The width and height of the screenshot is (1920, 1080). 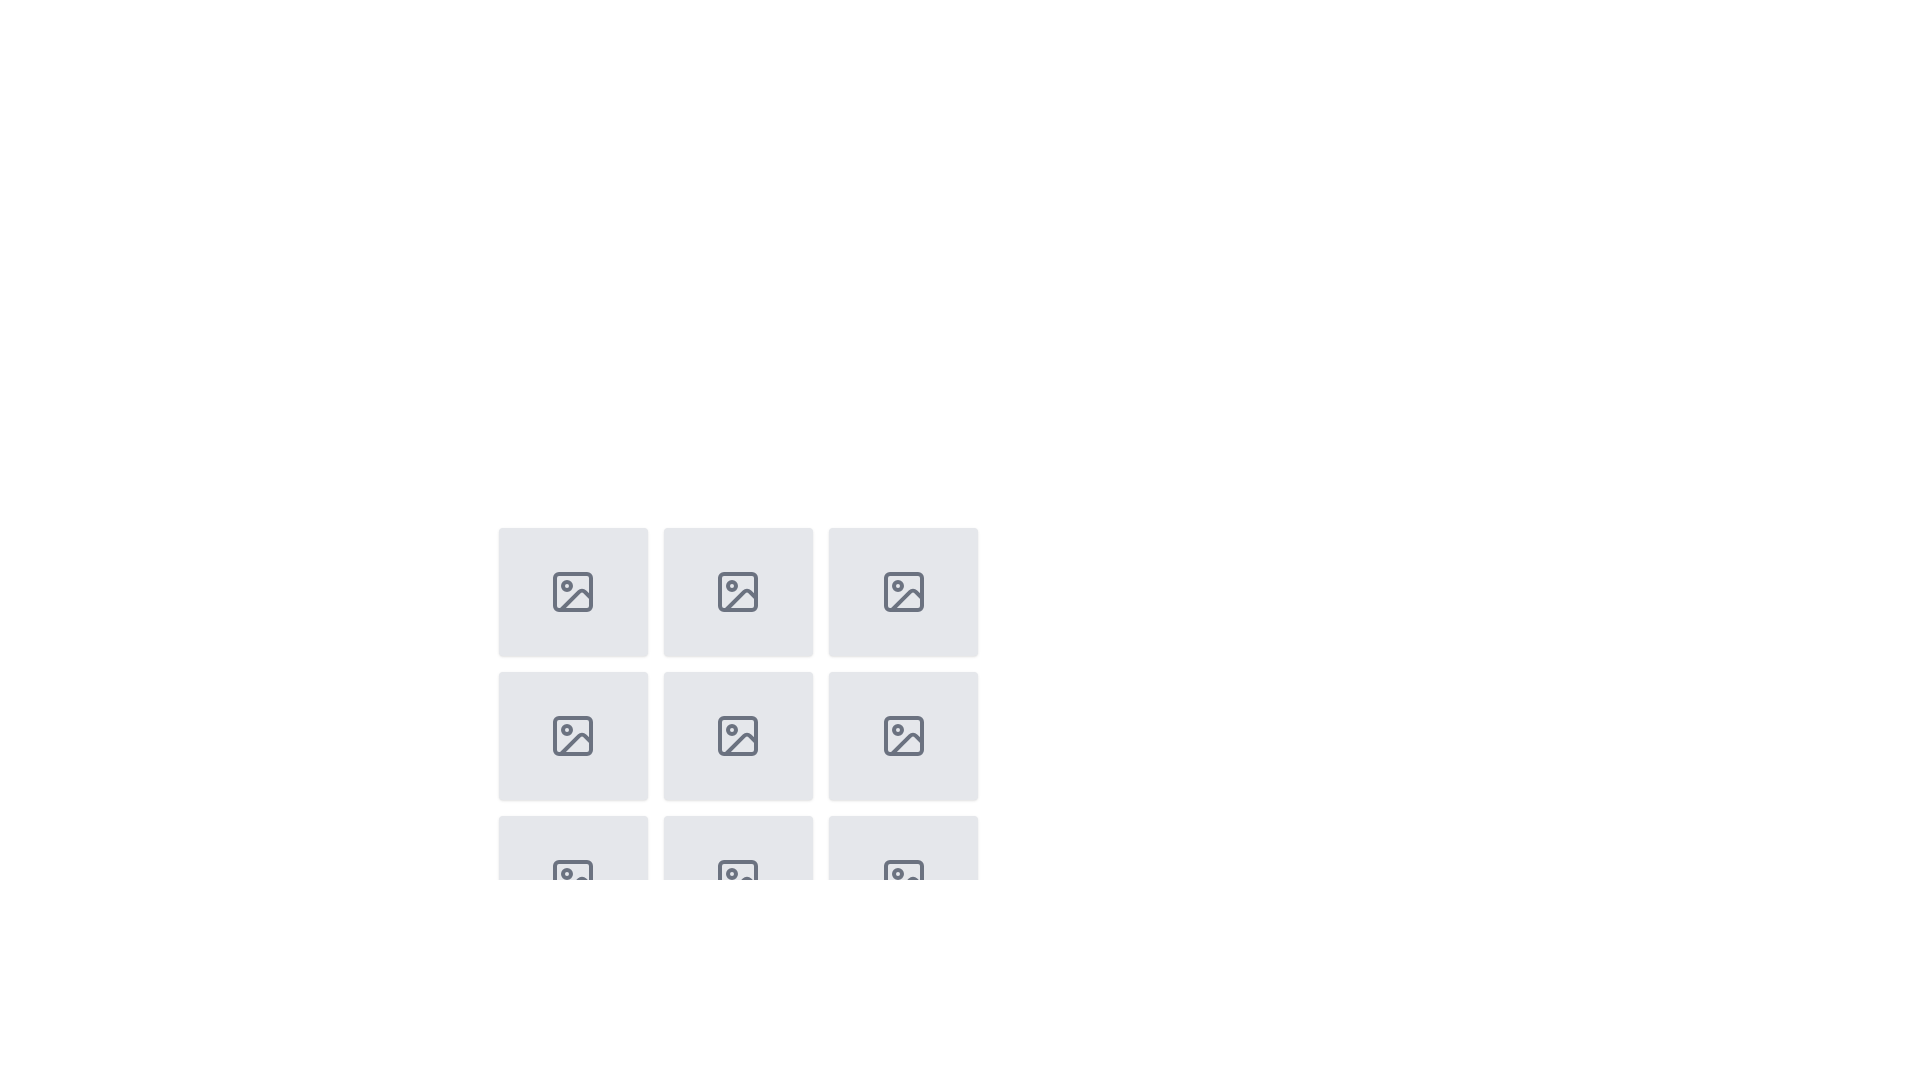 I want to click on an item onto the image placeholder located in the second column of the first row within a grid of rectangular cards, so click(x=737, y=590).